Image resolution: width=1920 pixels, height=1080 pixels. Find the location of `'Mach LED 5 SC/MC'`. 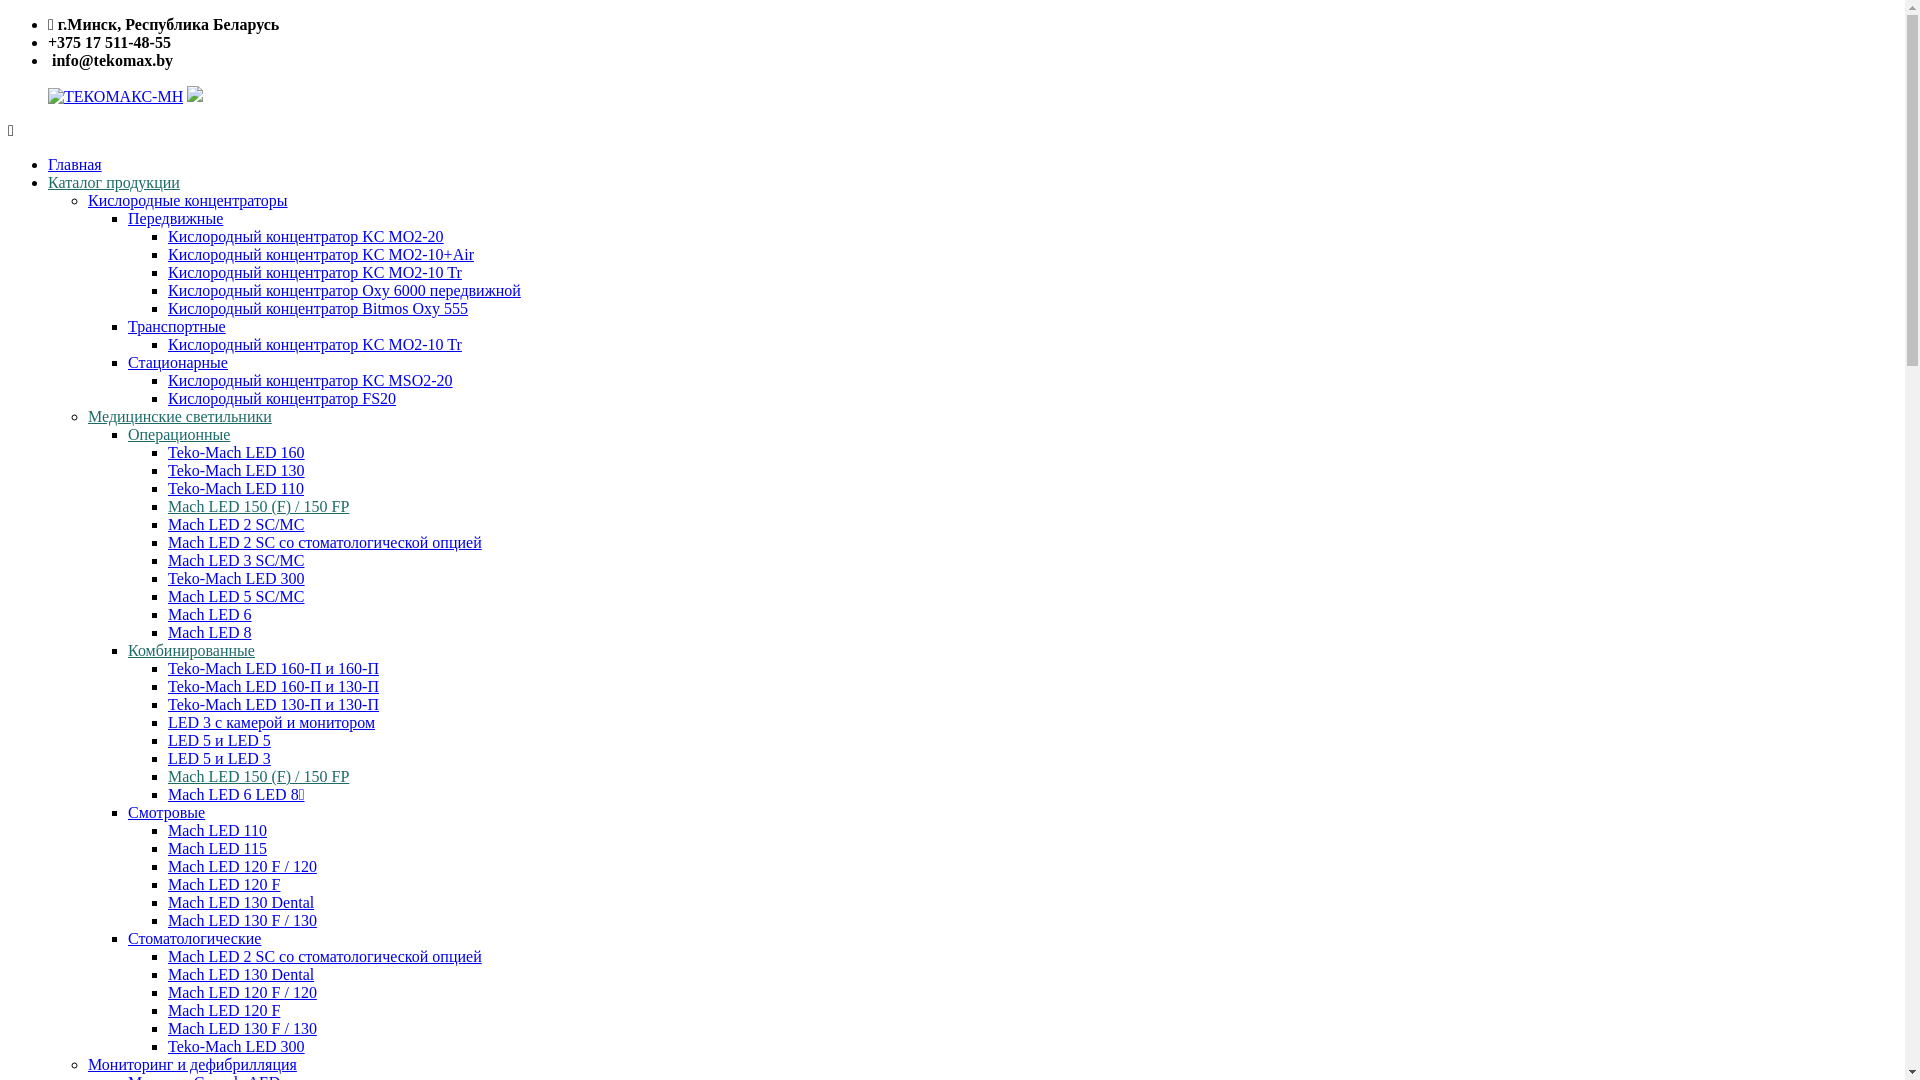

'Mach LED 5 SC/MC' is located at coordinates (235, 595).